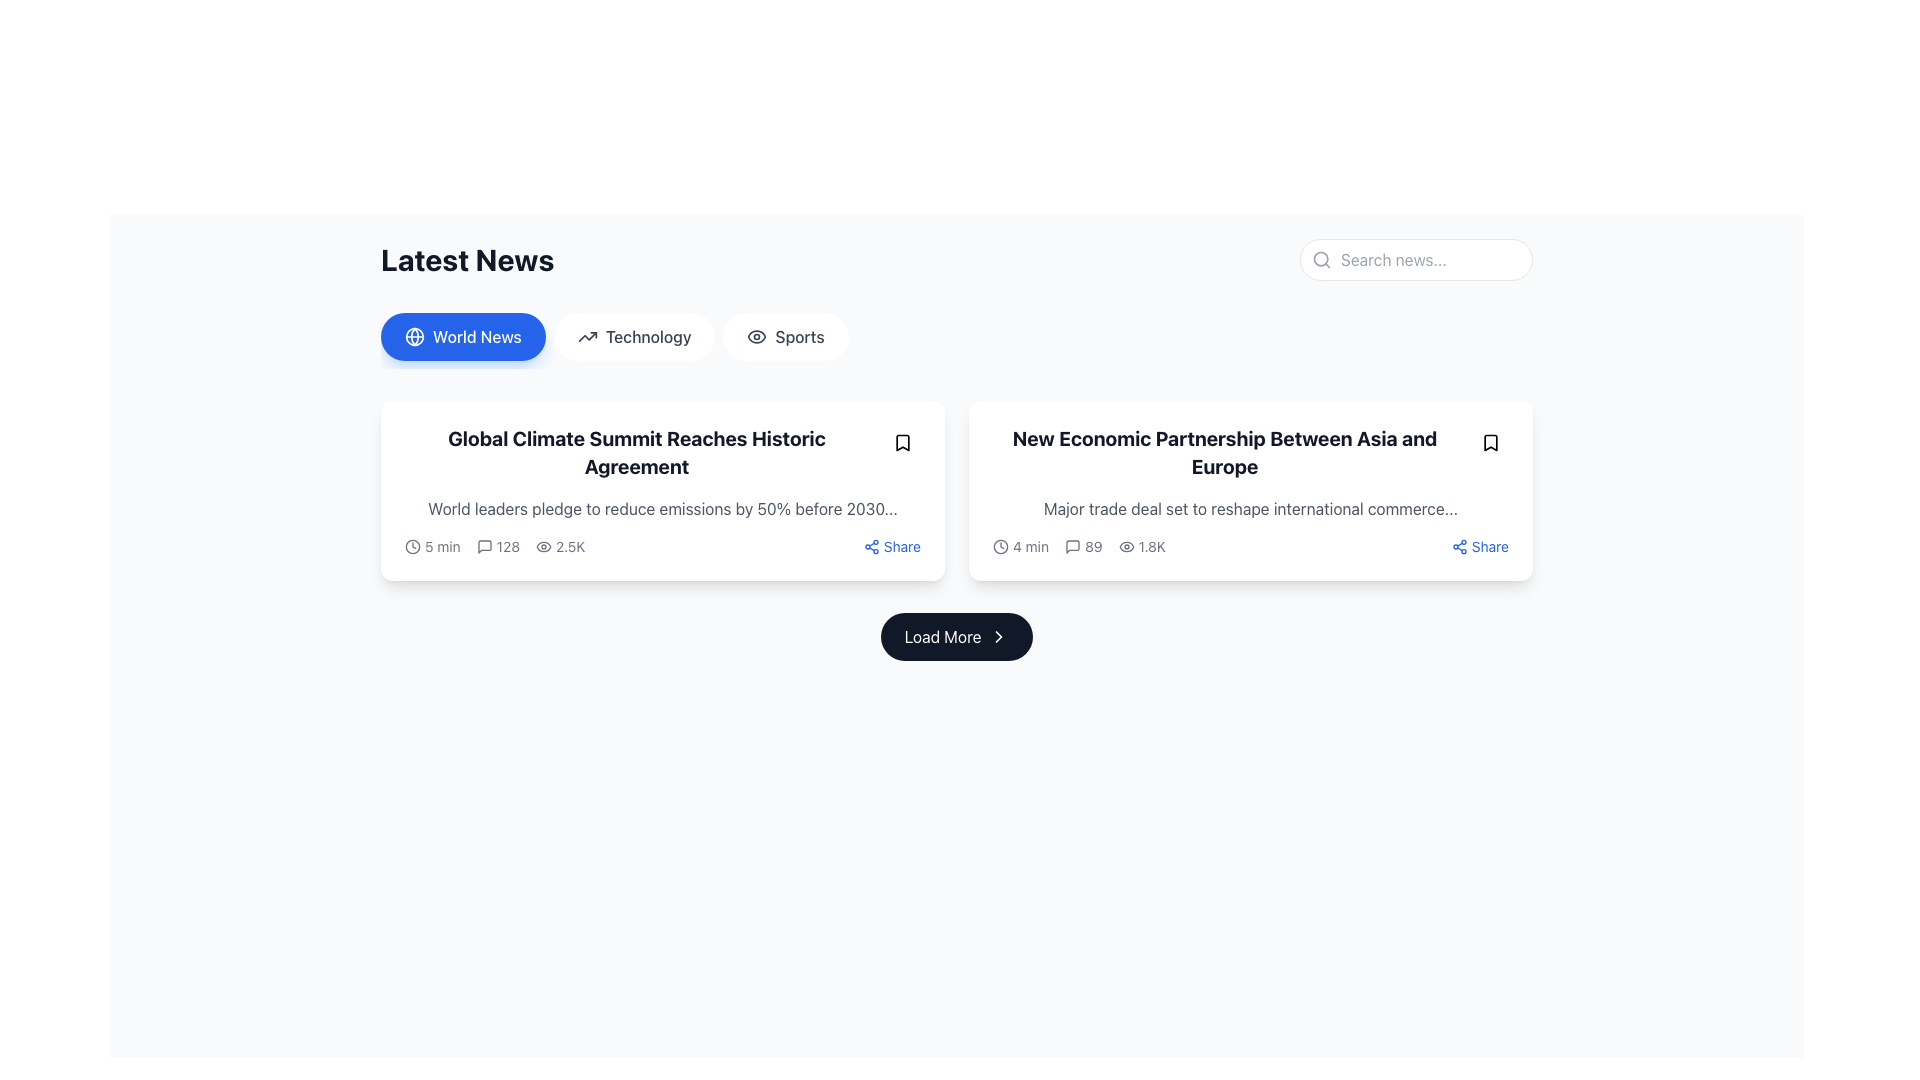  Describe the element at coordinates (1232, 452) in the screenshot. I see `text from the headline Text Label located centrally in the horizontal card layout on the right side of the page, just beneath the 'Latest News' section` at that location.